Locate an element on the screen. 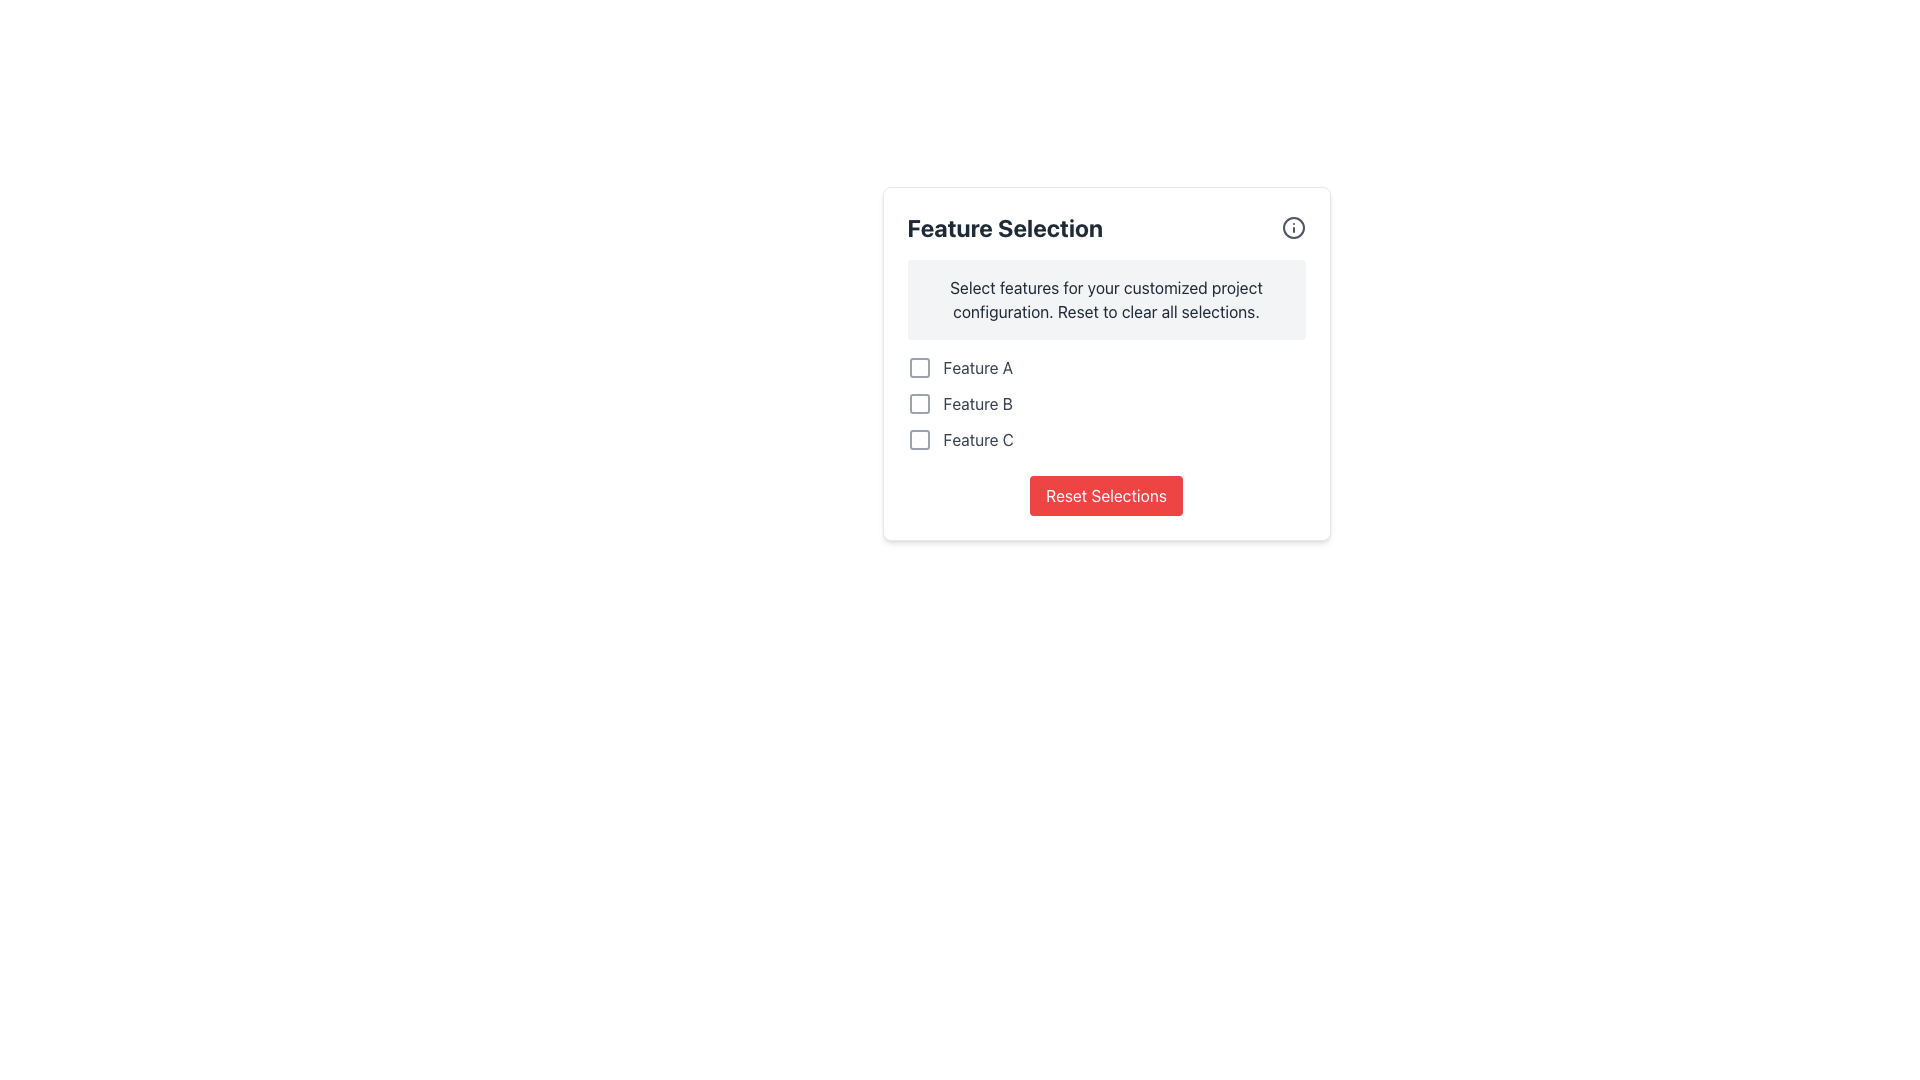  the label displaying the text 'Feature B', which is styled with gray color and located adjacent to its checkbox icon is located at coordinates (978, 404).